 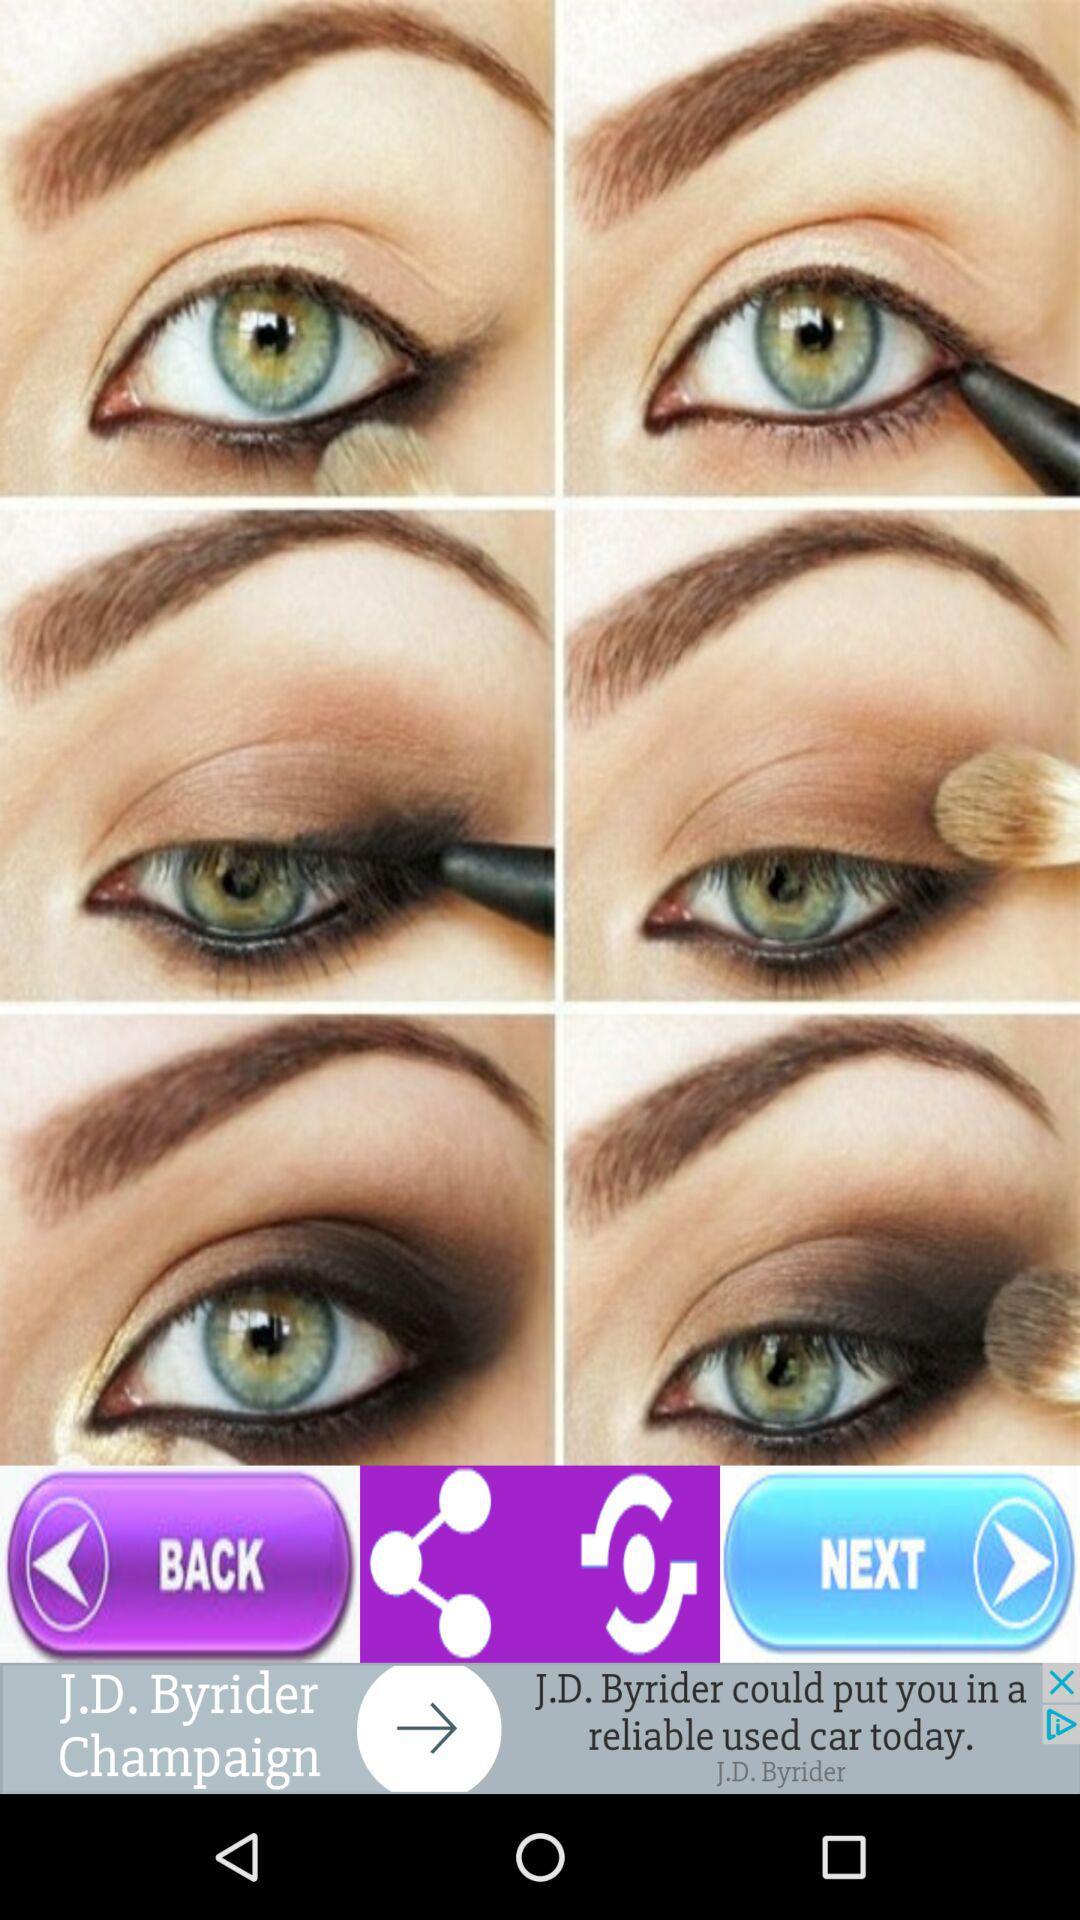 What do you see at coordinates (540, 1727) in the screenshot?
I see `option` at bounding box center [540, 1727].